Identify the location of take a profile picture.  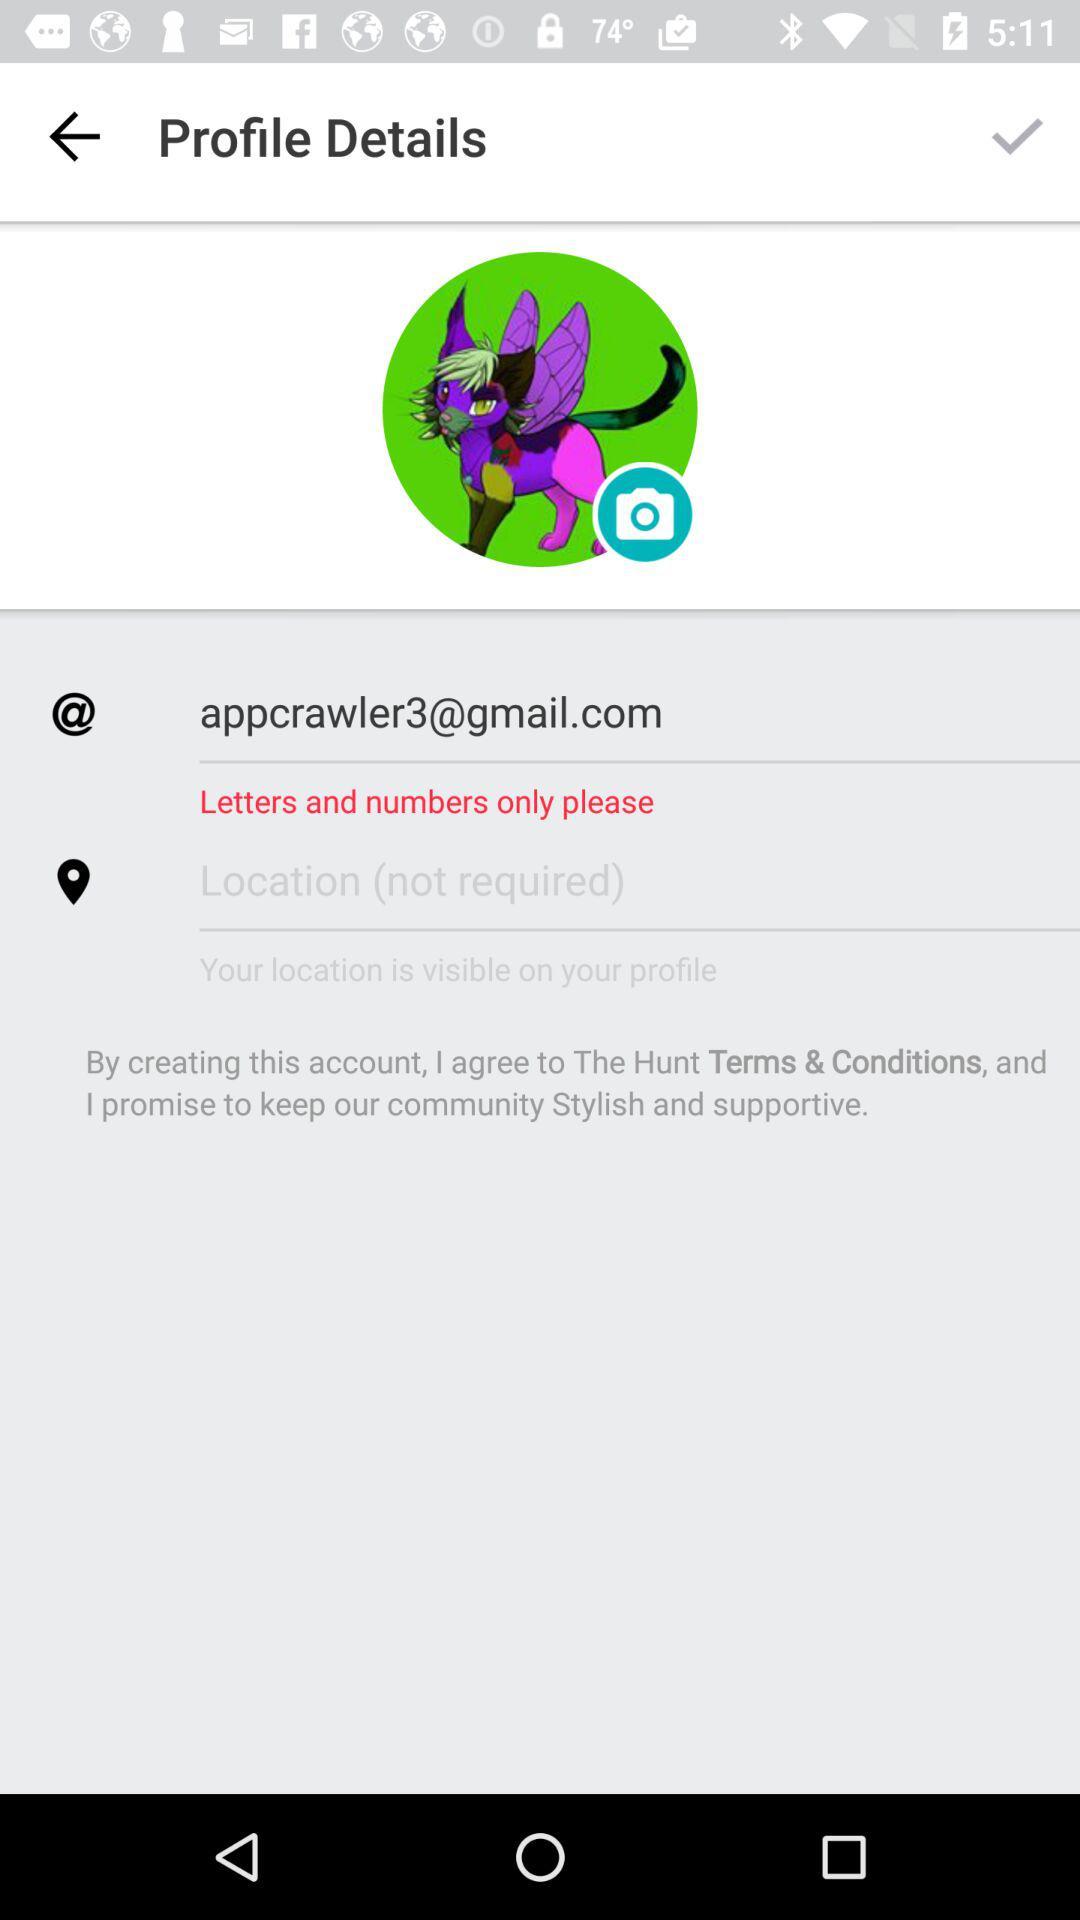
(540, 408).